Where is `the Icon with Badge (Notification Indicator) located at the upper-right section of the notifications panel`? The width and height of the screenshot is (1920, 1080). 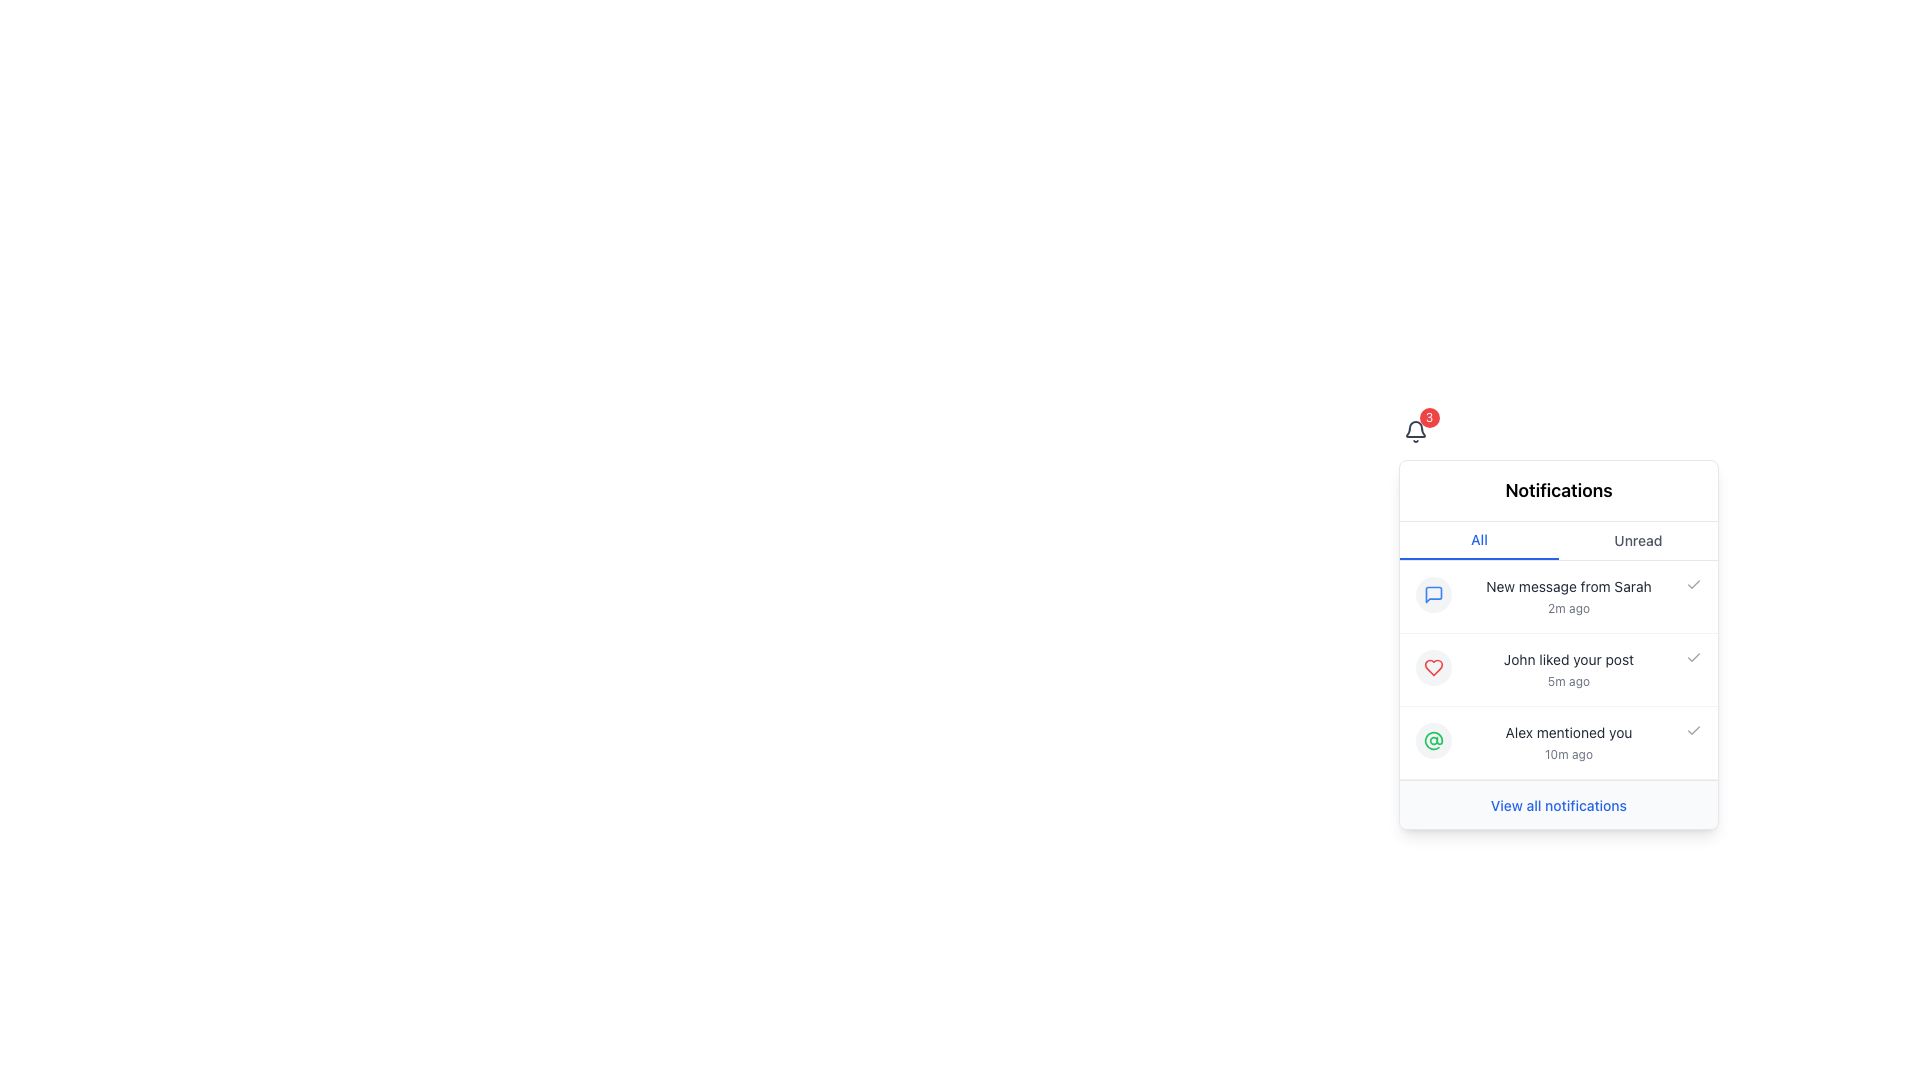 the Icon with Badge (Notification Indicator) located at the upper-right section of the notifications panel is located at coordinates (1414, 431).